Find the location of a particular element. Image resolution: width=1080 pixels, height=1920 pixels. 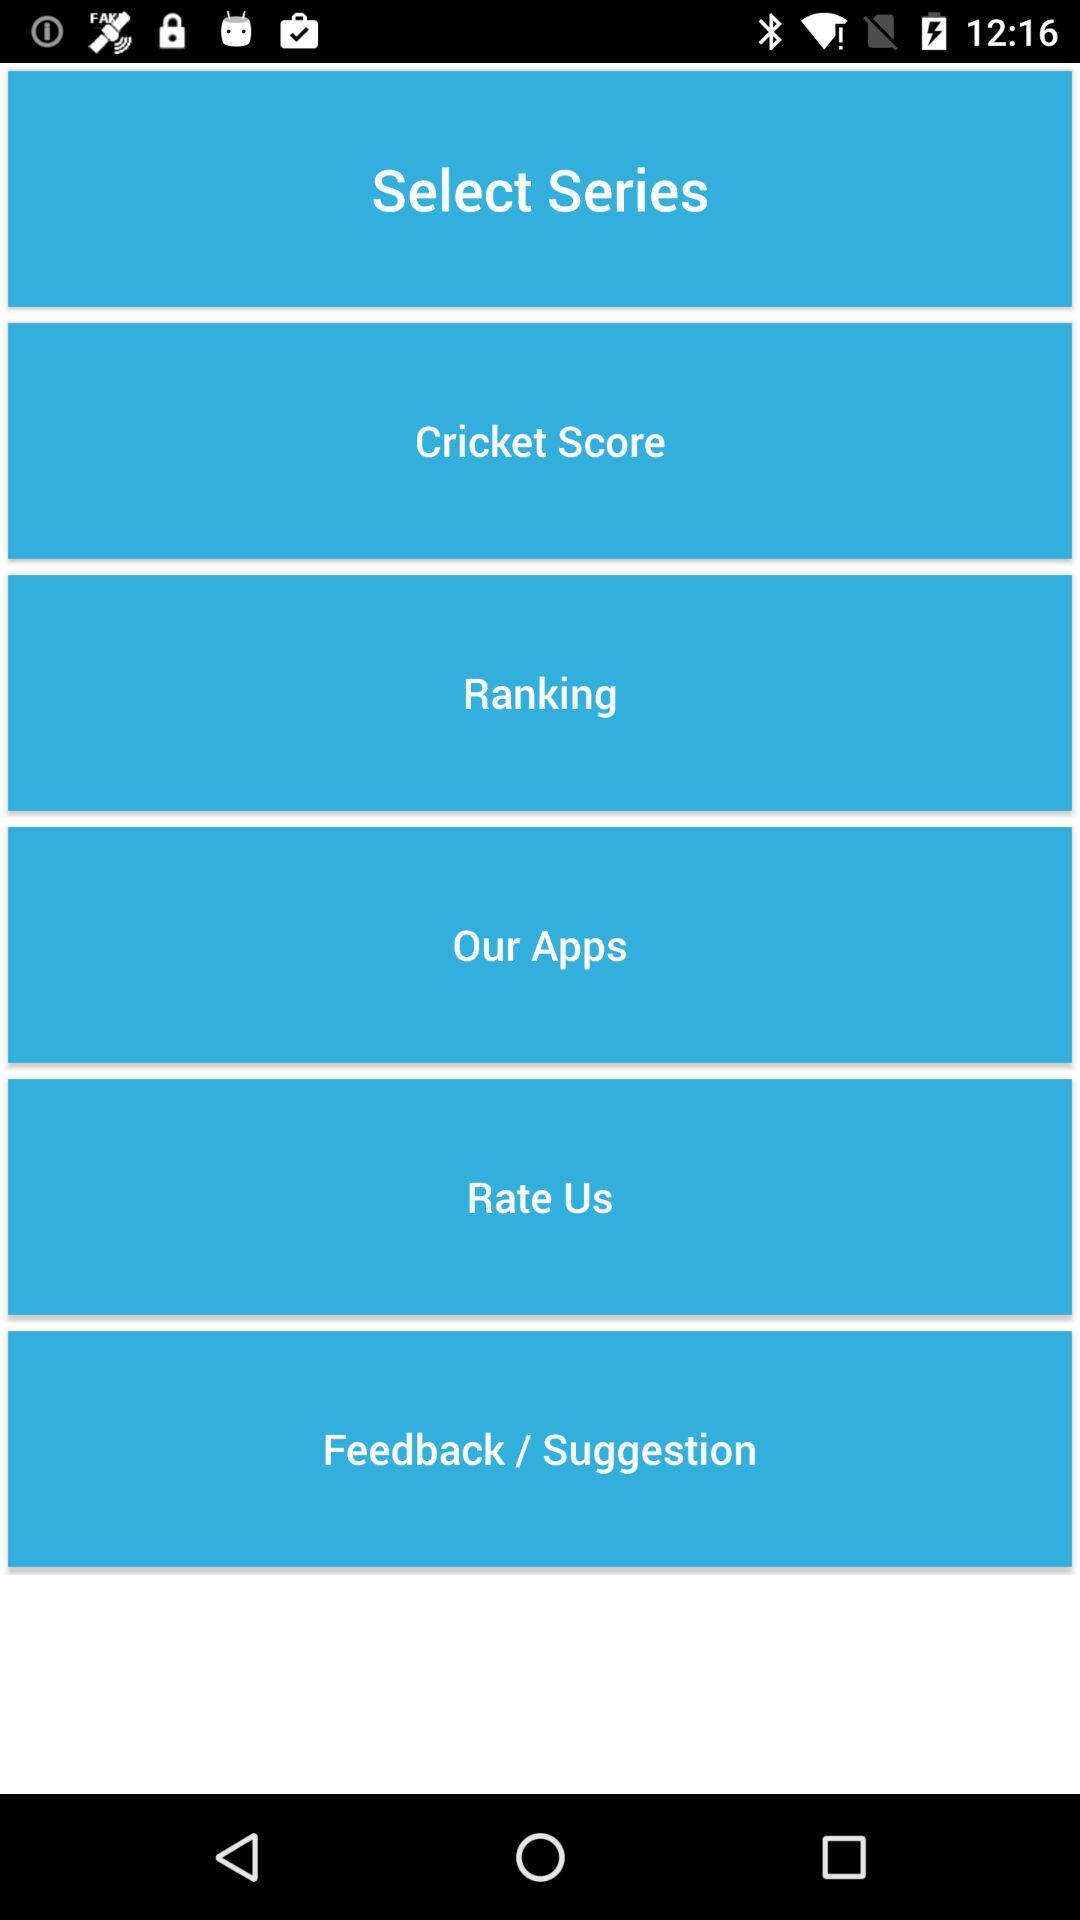

rate us button is located at coordinates (540, 1196).